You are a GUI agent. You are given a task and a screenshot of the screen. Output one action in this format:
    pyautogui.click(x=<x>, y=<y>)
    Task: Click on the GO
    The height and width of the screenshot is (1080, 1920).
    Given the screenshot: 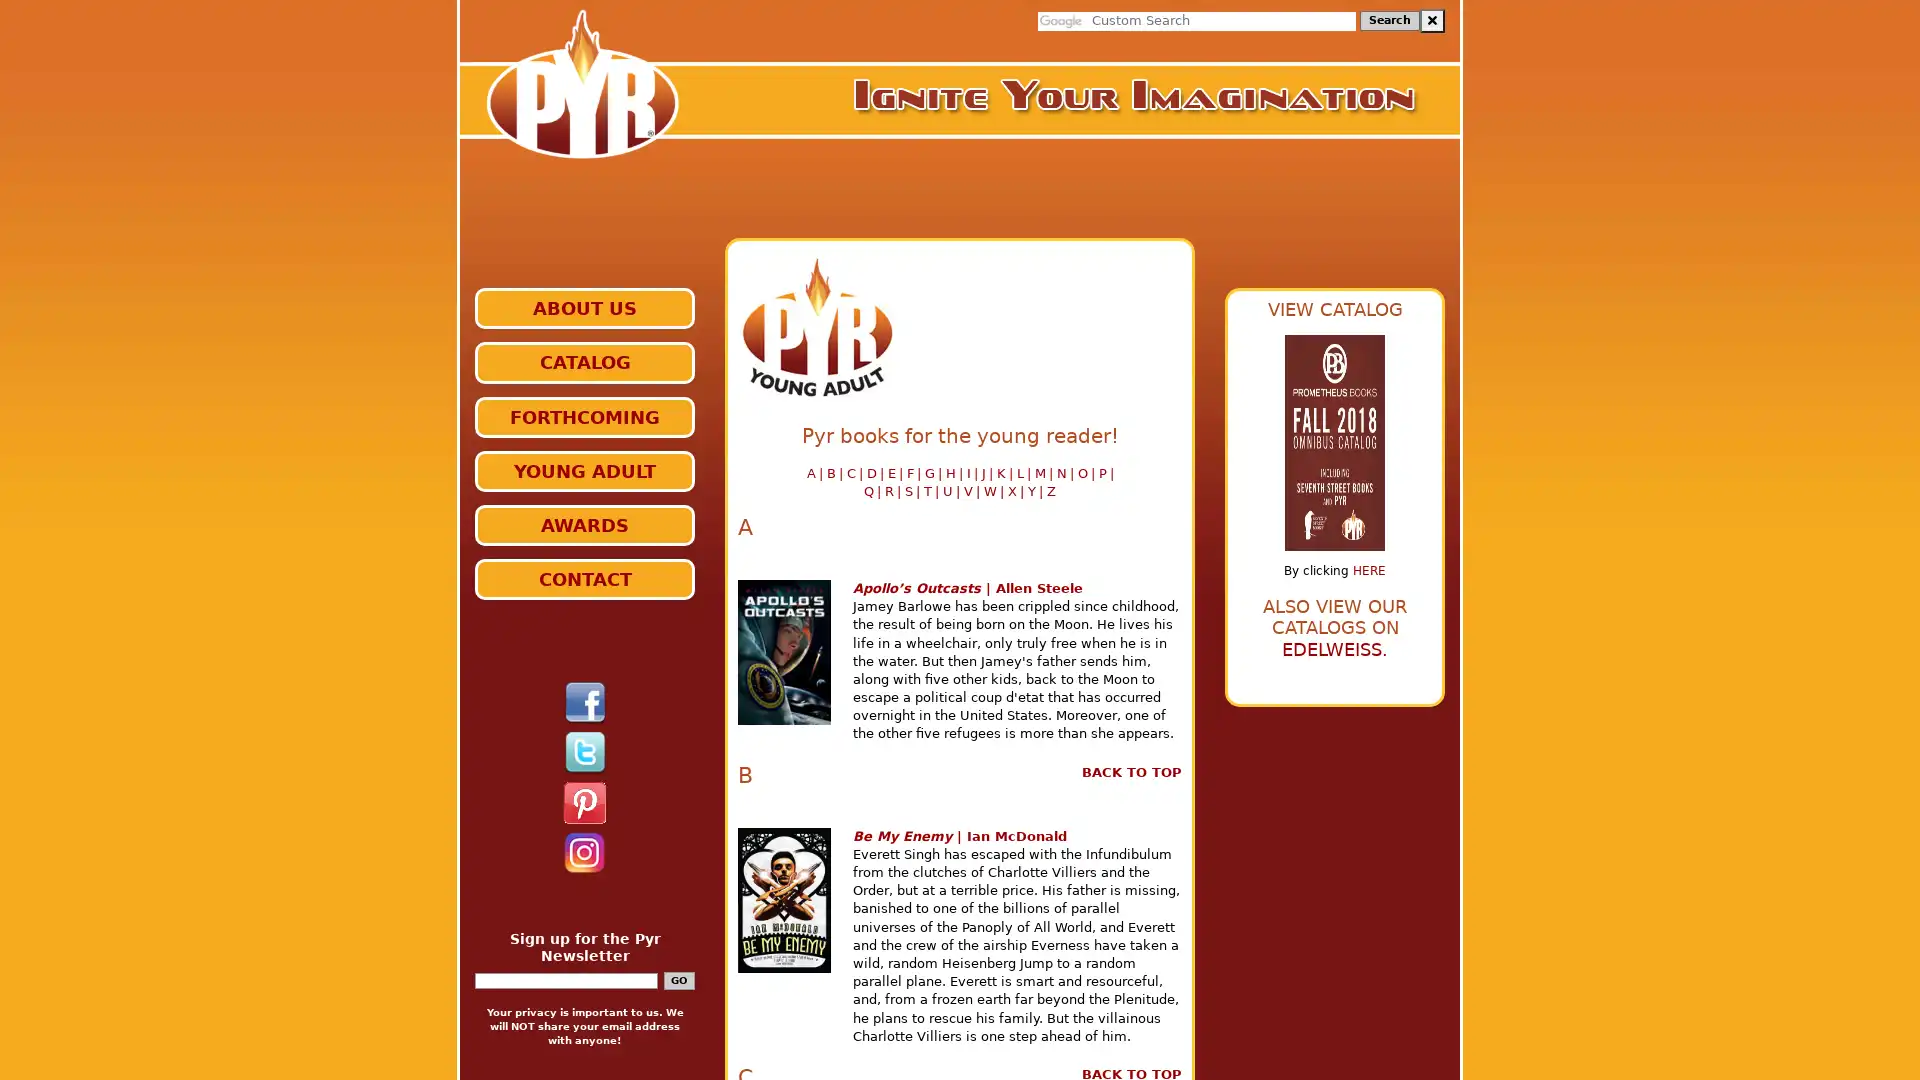 What is the action you would take?
    pyautogui.click(x=678, y=978)
    